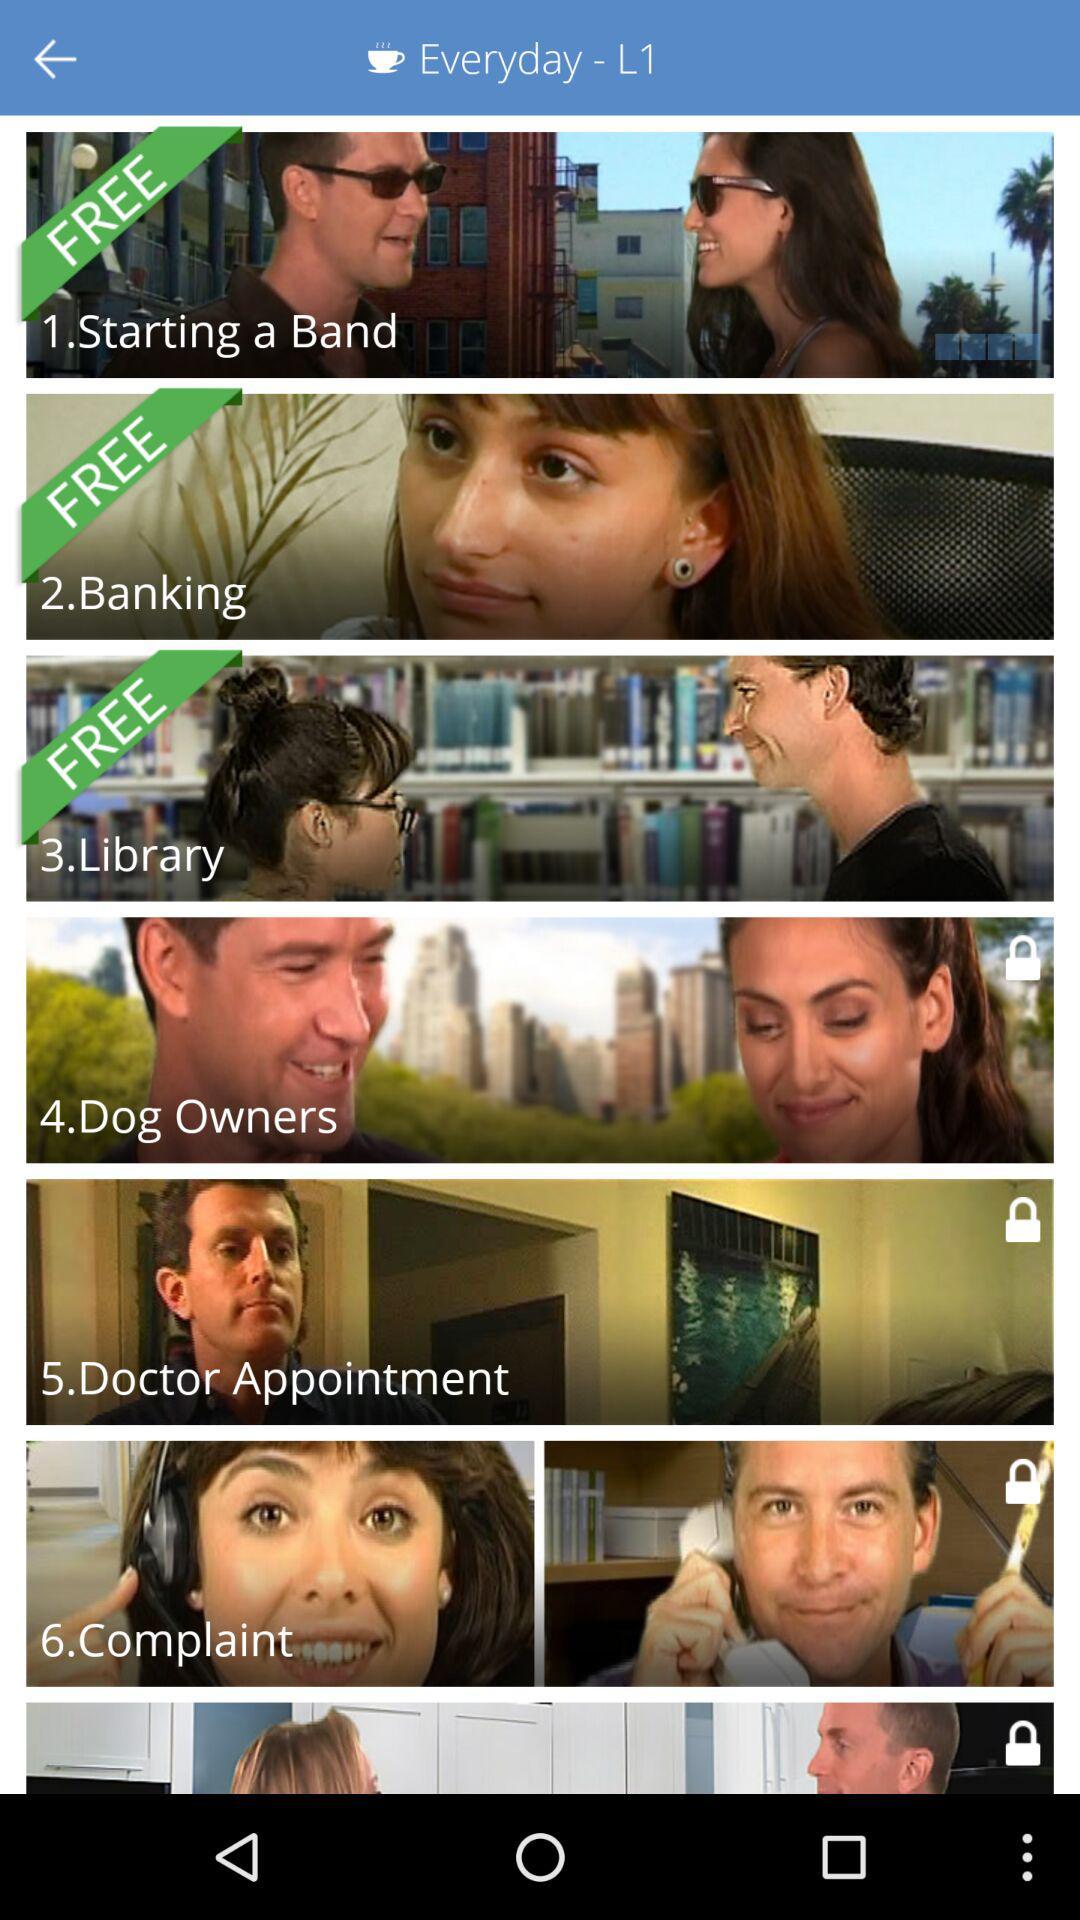 This screenshot has width=1080, height=1920. Describe the element at coordinates (801, 346) in the screenshot. I see `item to the right of the 1 starting a` at that location.